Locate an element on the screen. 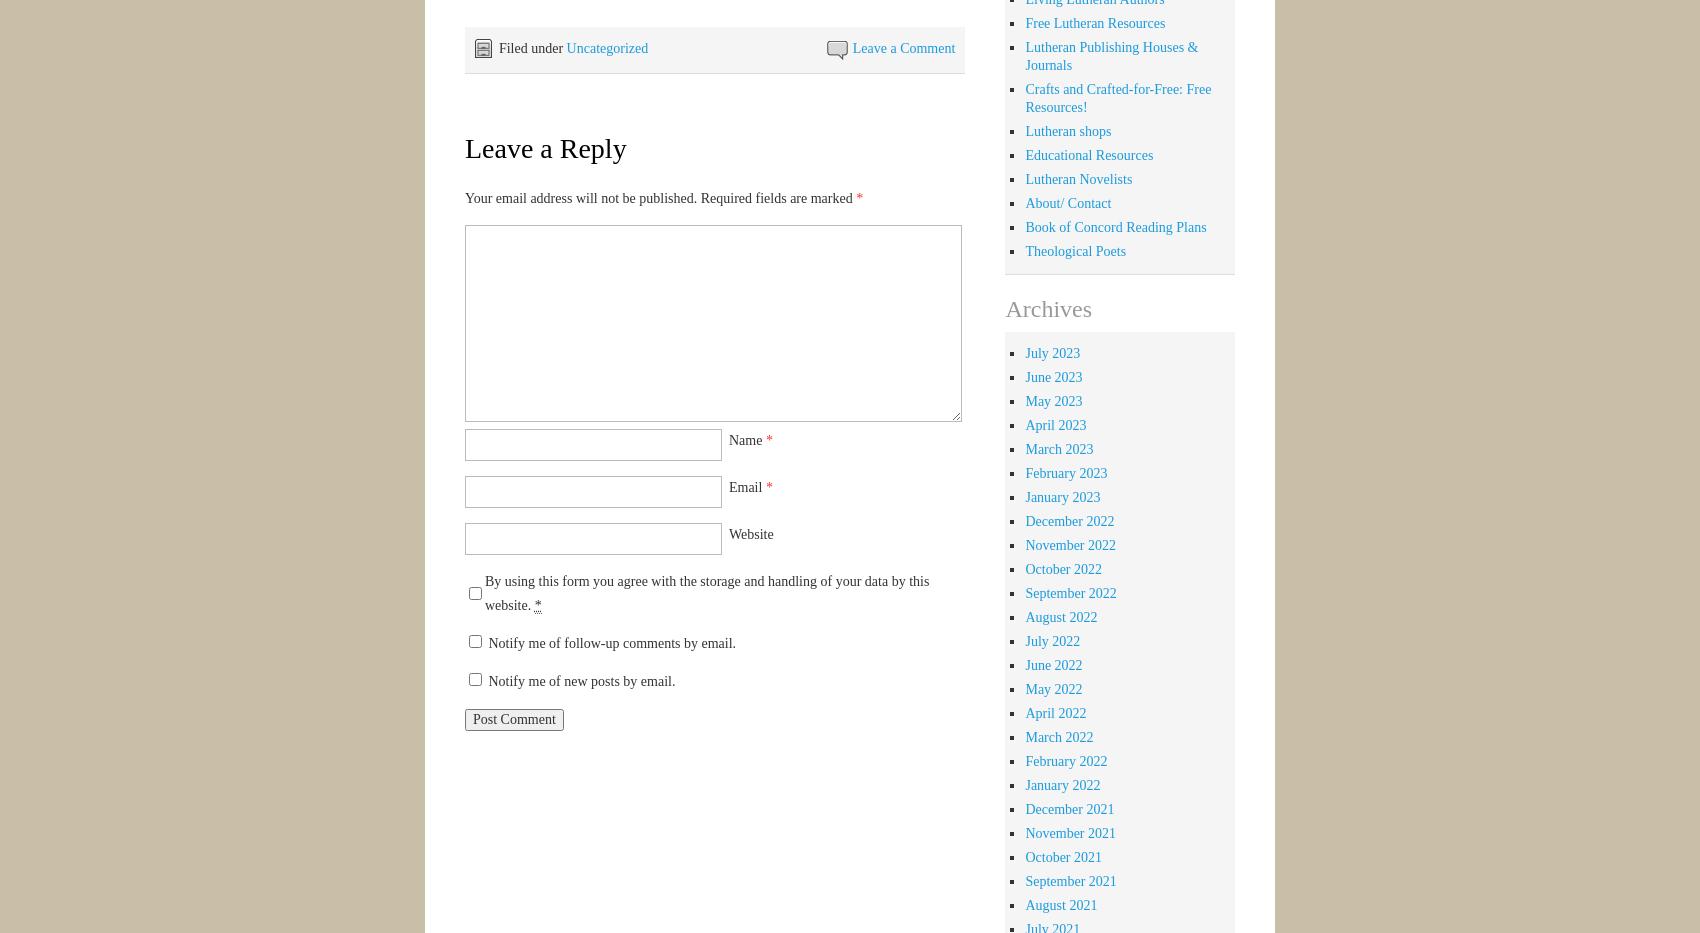  'Educational Resources' is located at coordinates (1089, 153).